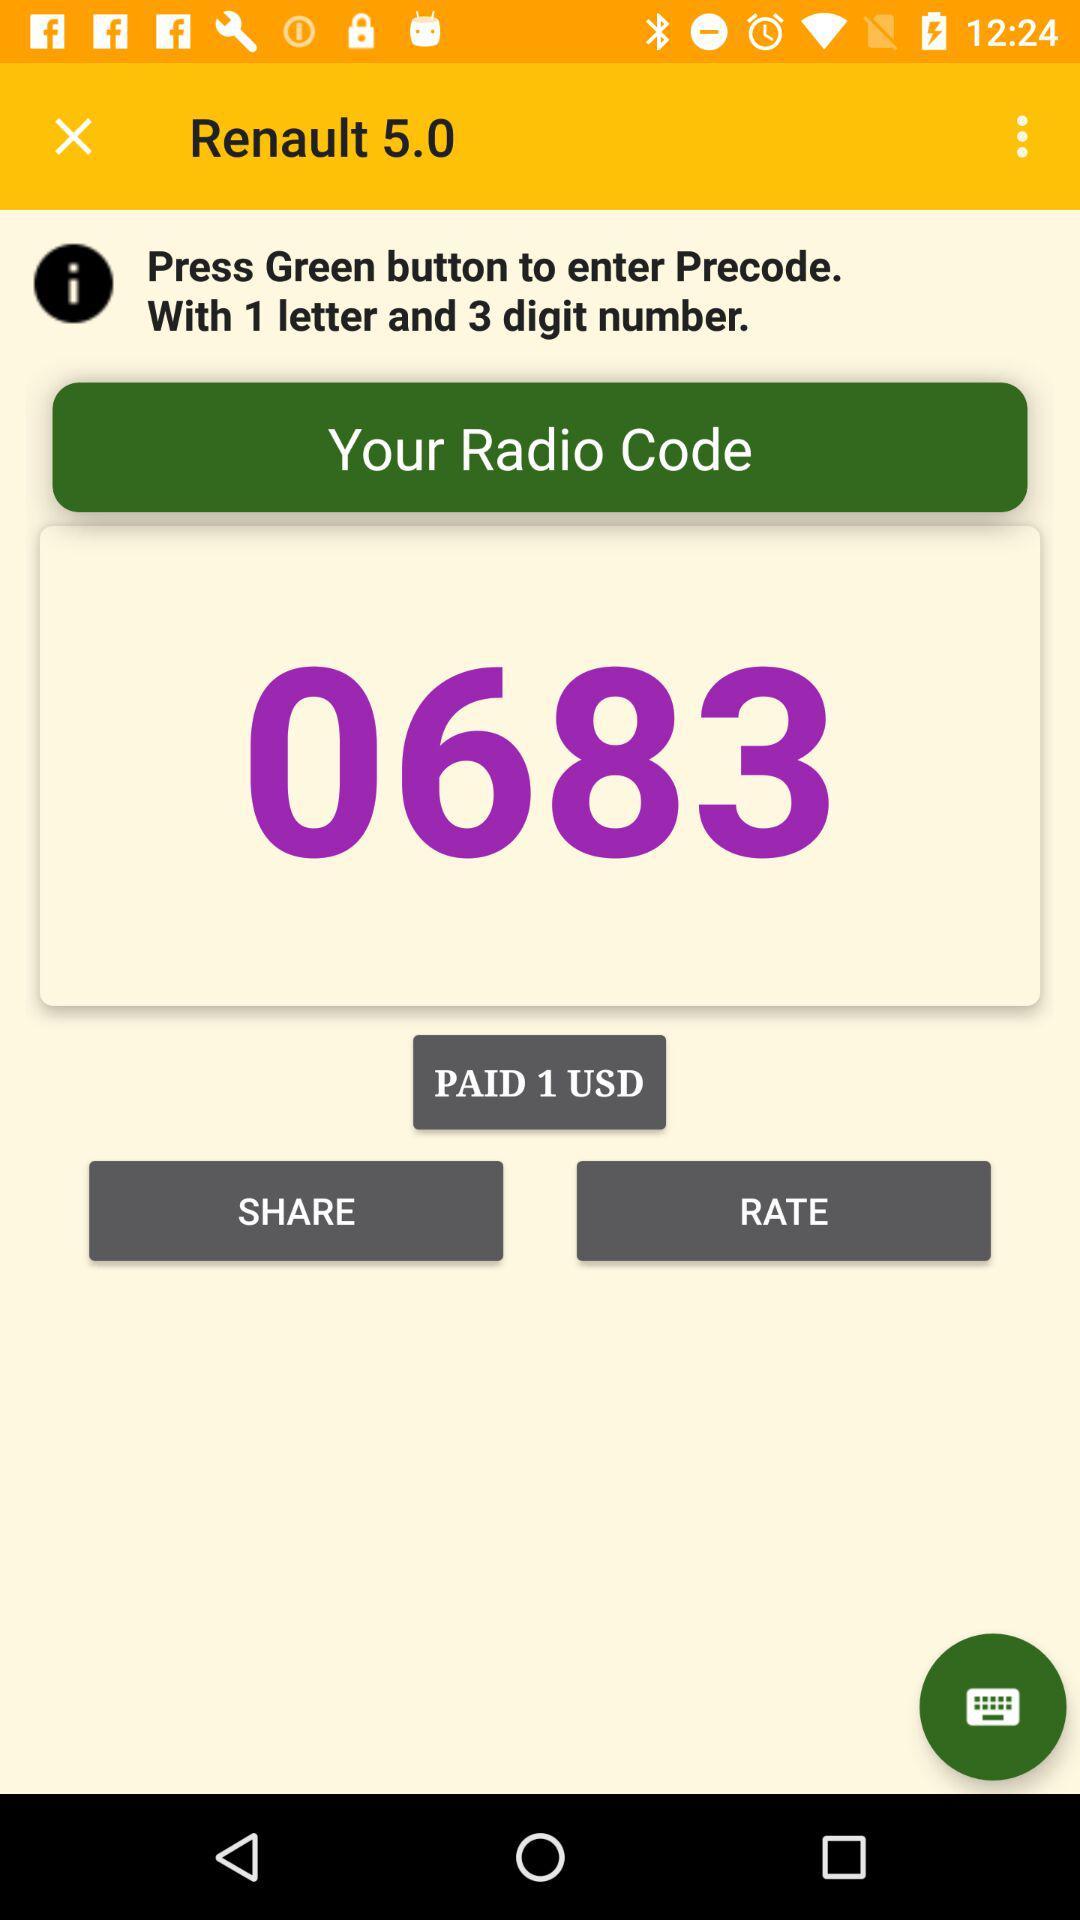 The width and height of the screenshot is (1080, 1920). I want to click on icon above your radio code item, so click(1027, 135).